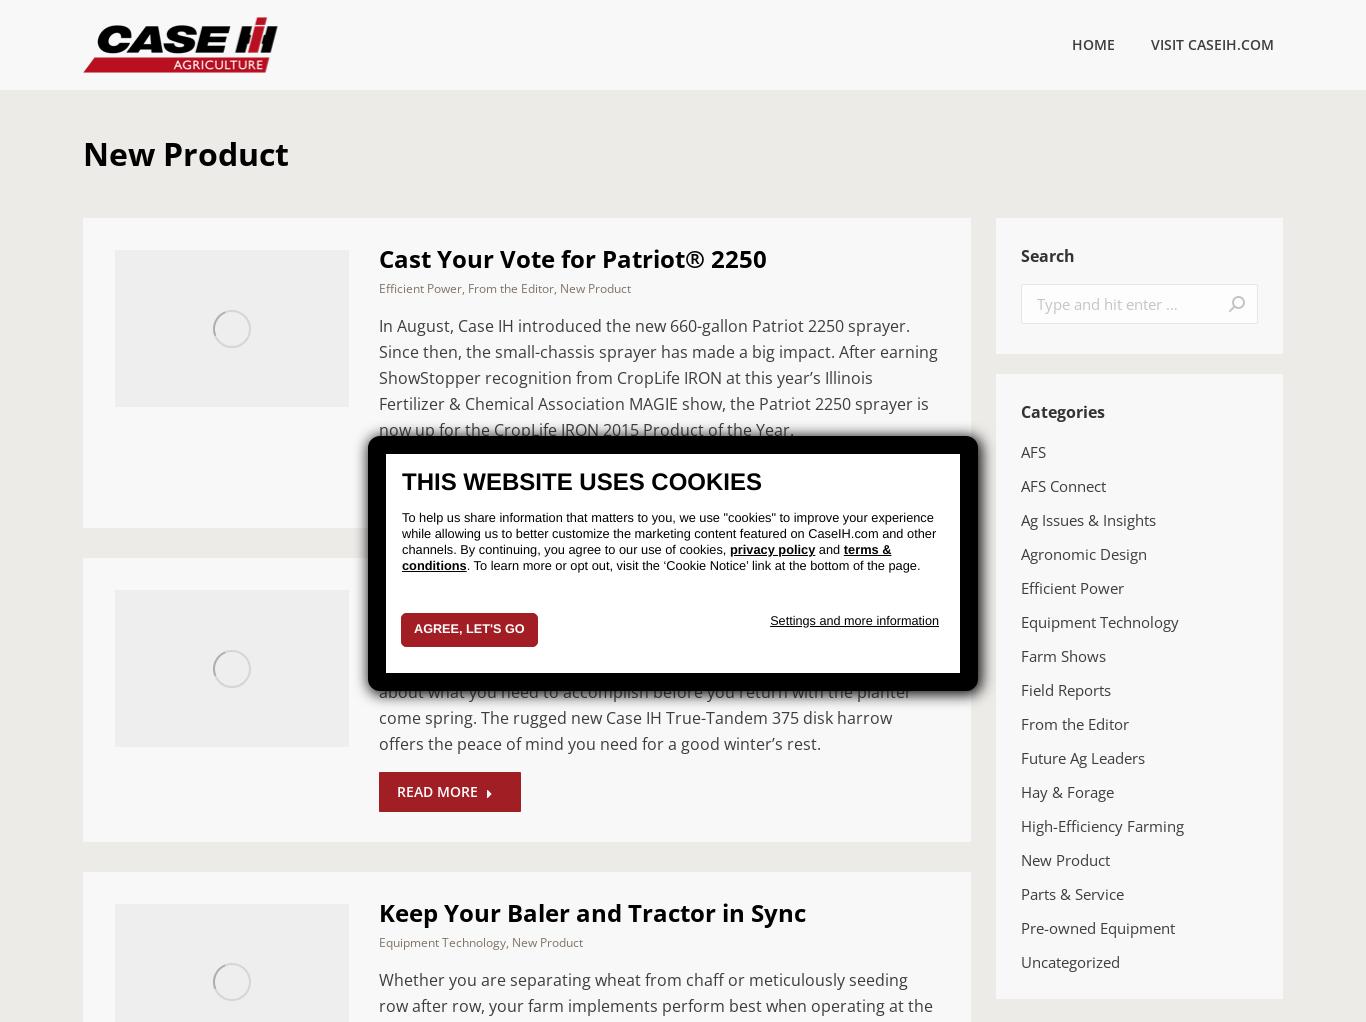 This screenshot has width=1366, height=1022. What do you see at coordinates (572, 258) in the screenshot?
I see `'Cast Your Vote for Patriot® 2250'` at bounding box center [572, 258].